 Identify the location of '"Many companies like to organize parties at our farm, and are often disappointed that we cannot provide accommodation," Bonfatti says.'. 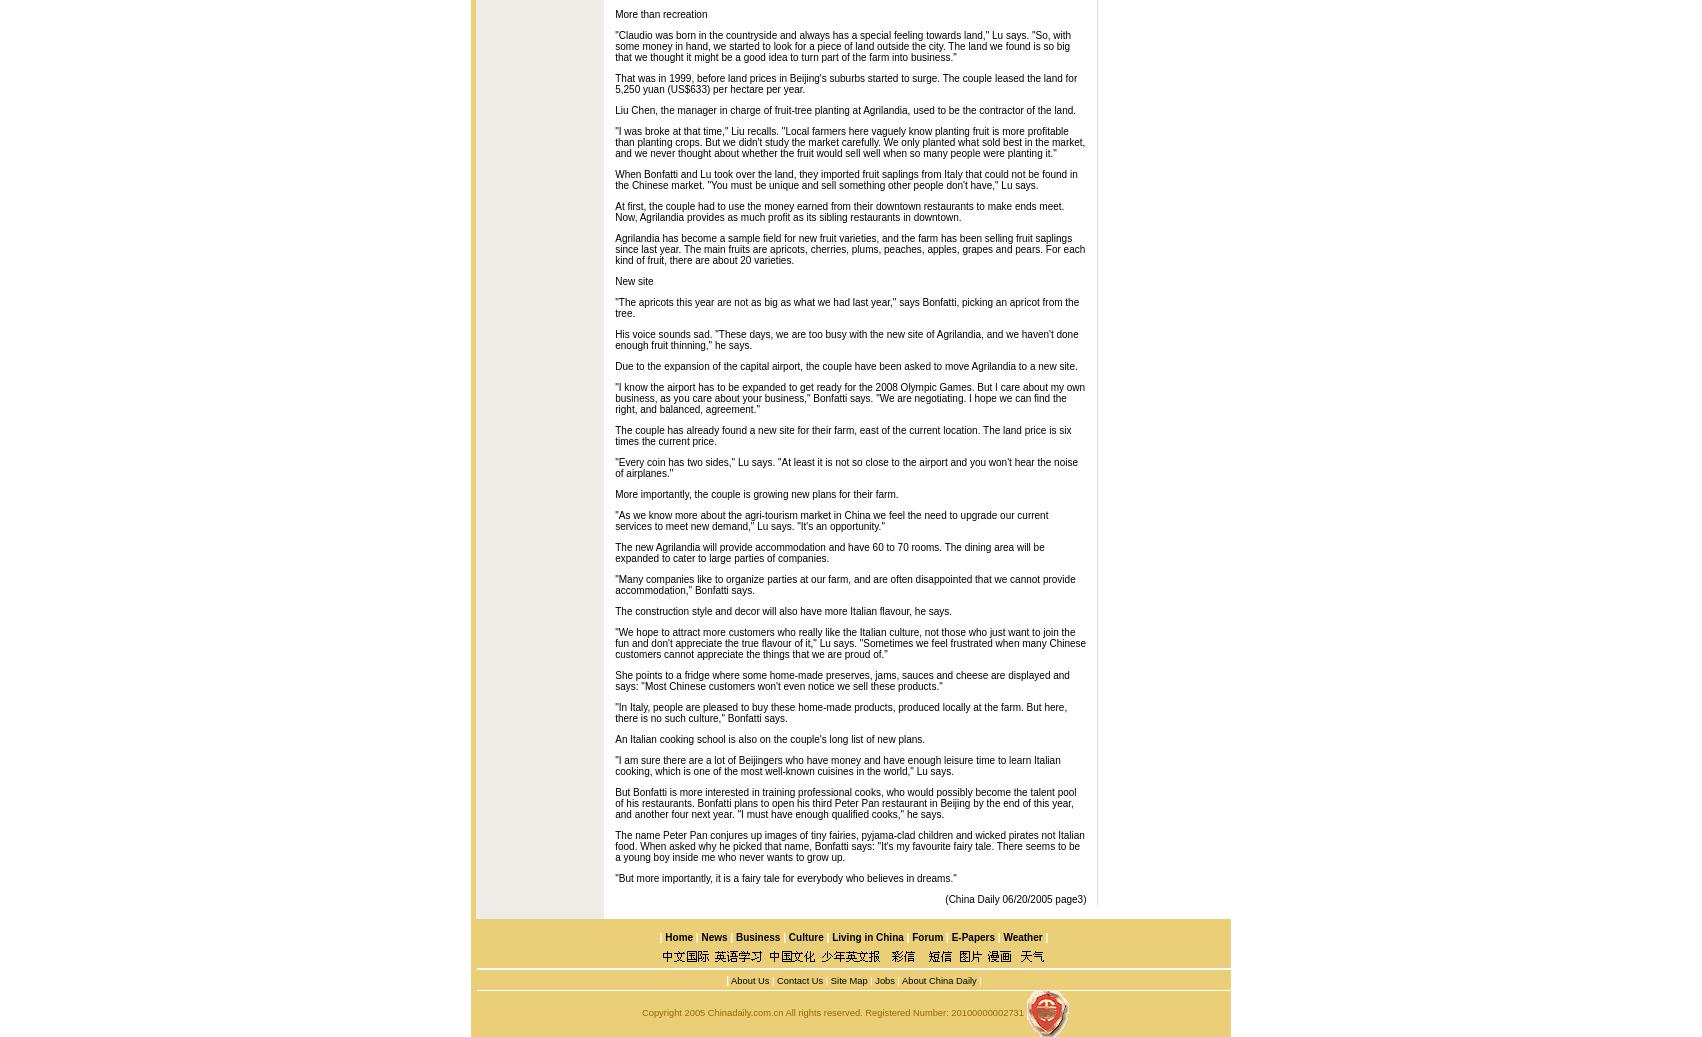
(614, 584).